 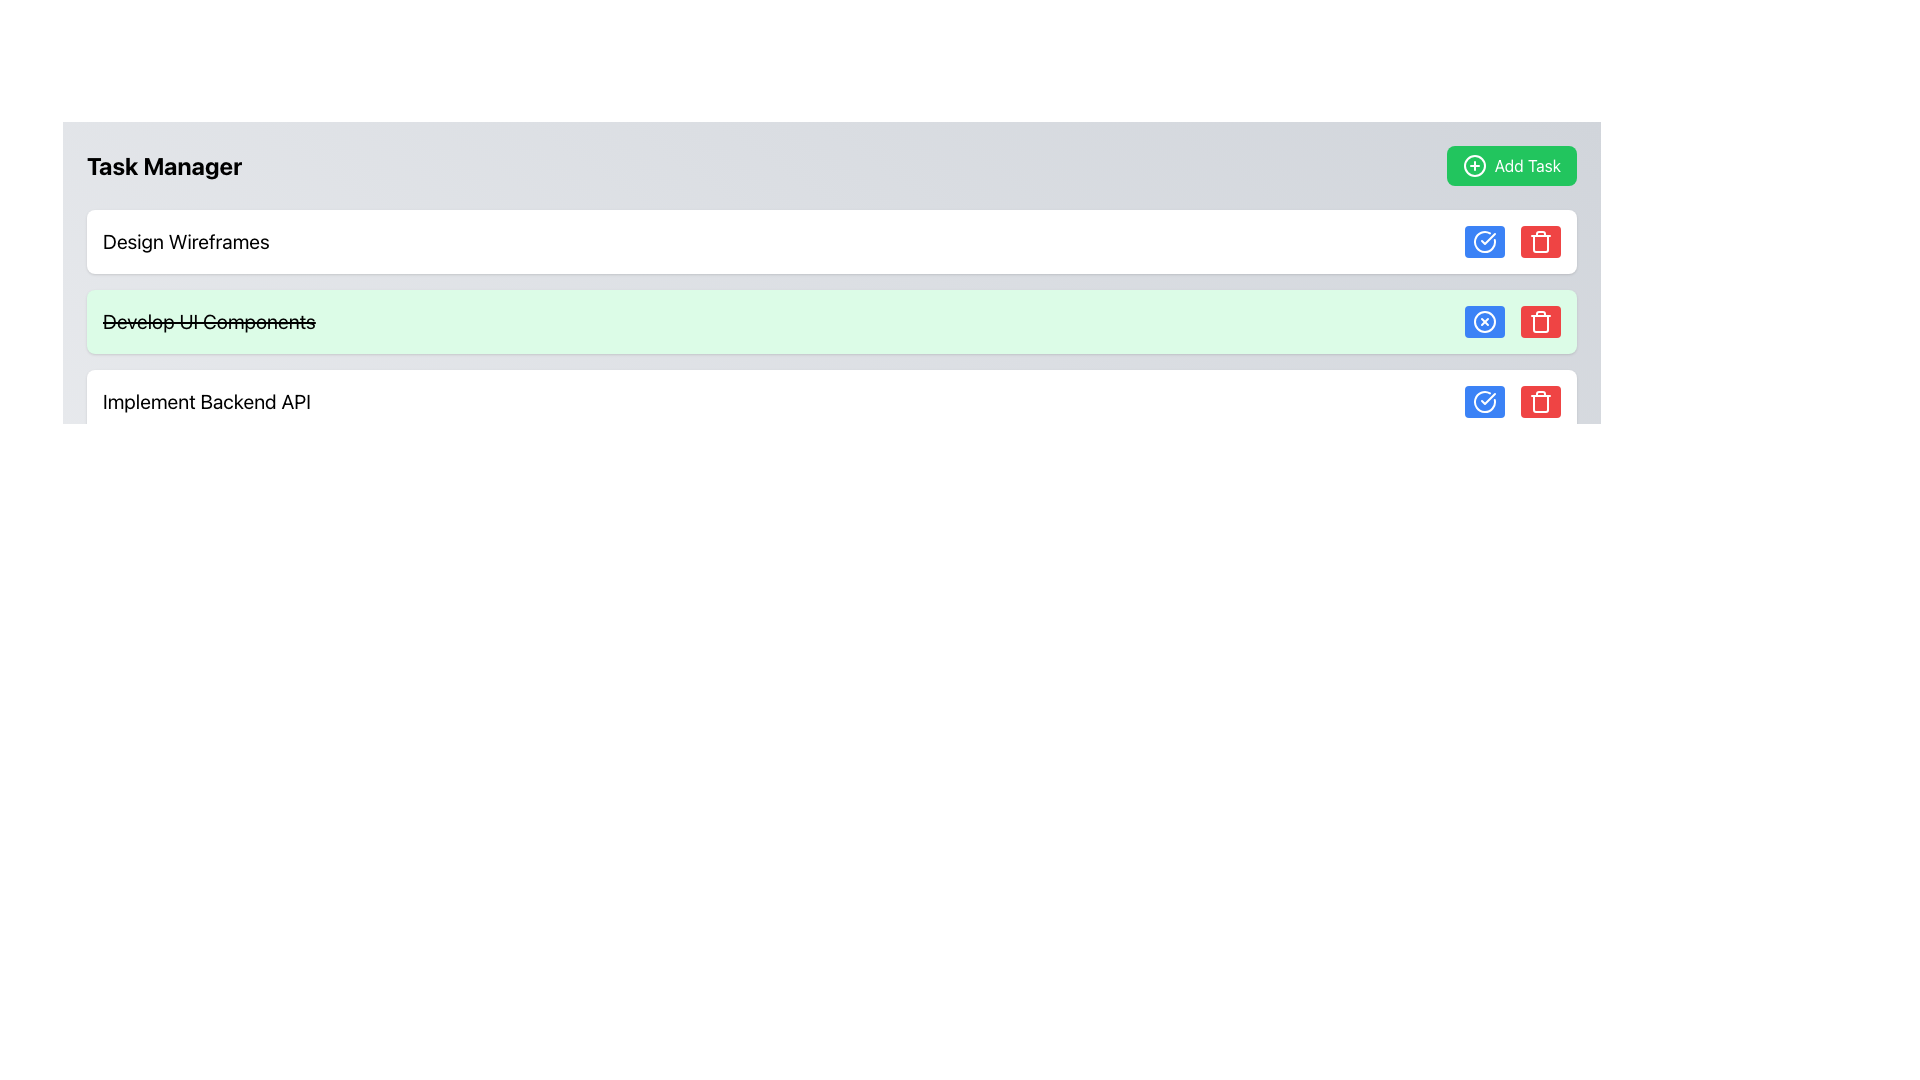 What do you see at coordinates (1484, 401) in the screenshot?
I see `the circular confirmation icon with a blue background and white checkmark, located to the right of 'Develop UI Components'` at bounding box center [1484, 401].